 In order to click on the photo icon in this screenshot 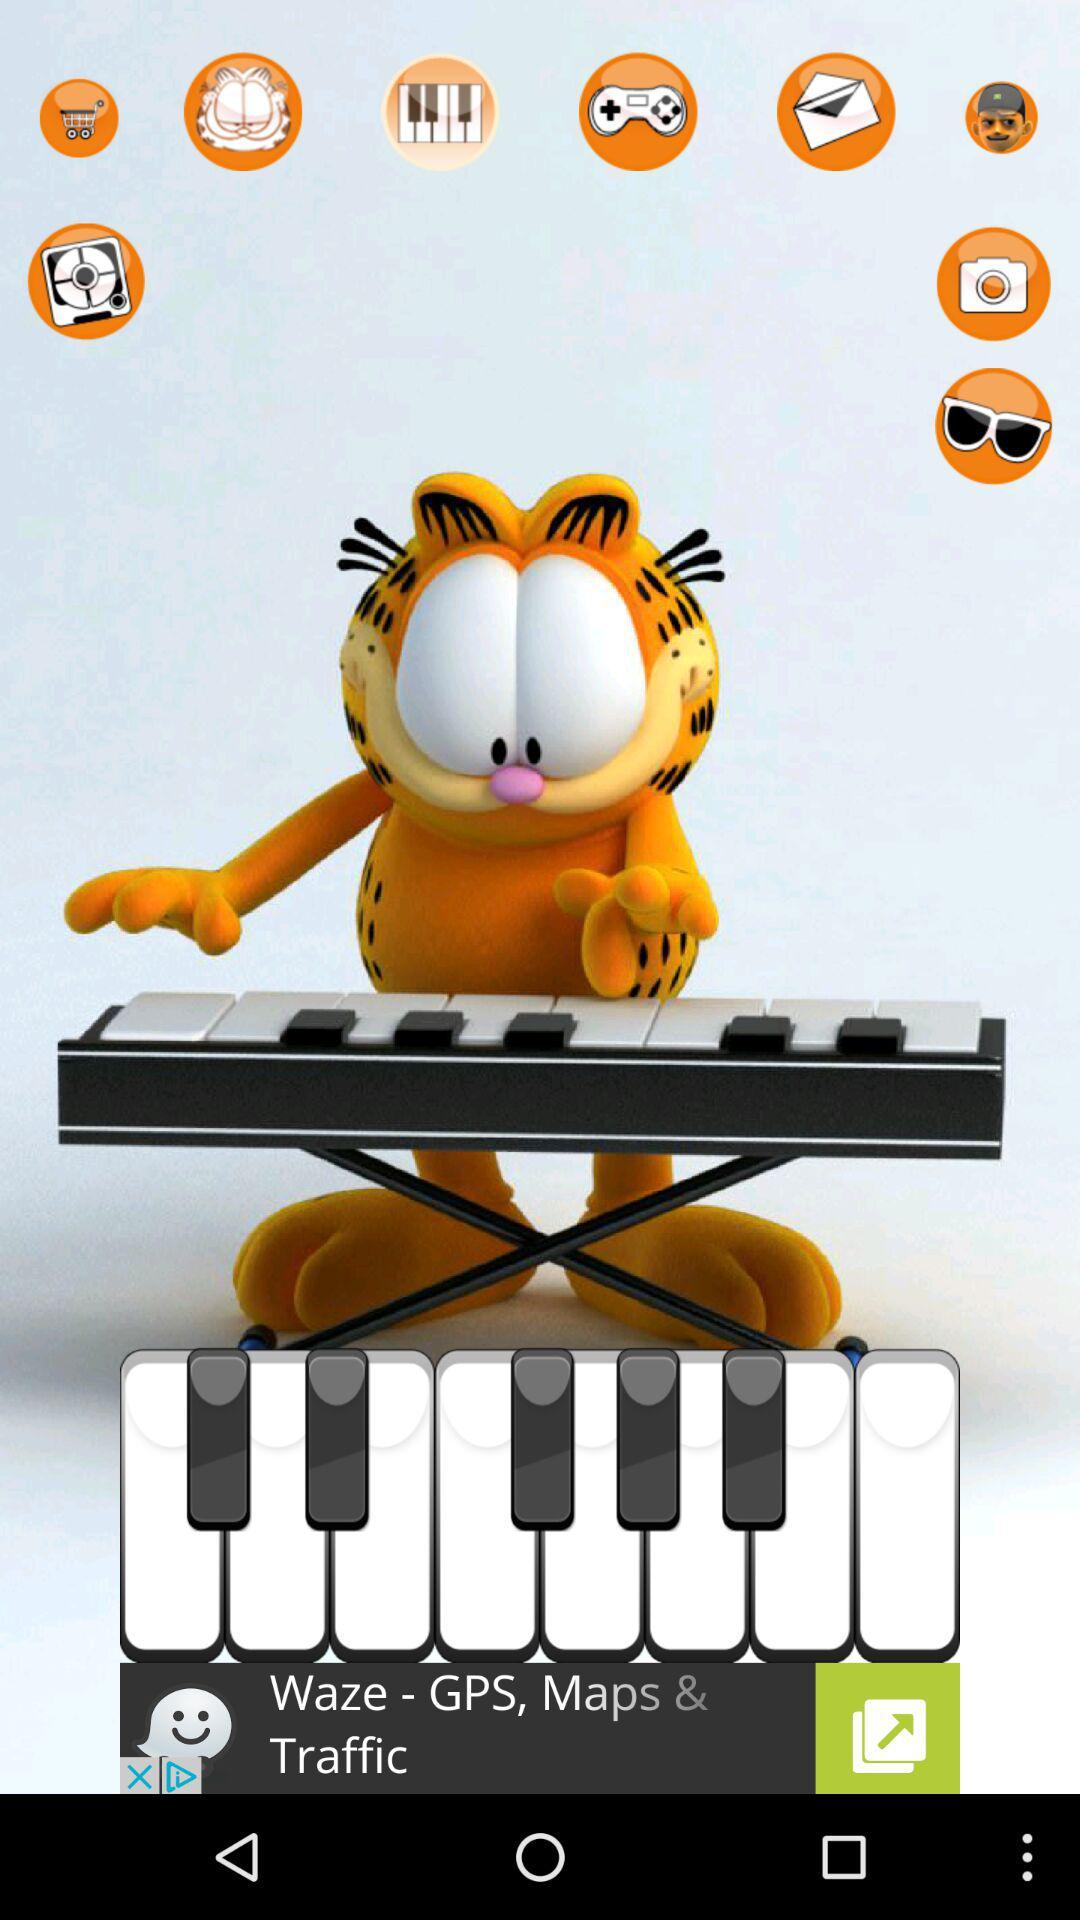, I will do `click(993, 301)`.